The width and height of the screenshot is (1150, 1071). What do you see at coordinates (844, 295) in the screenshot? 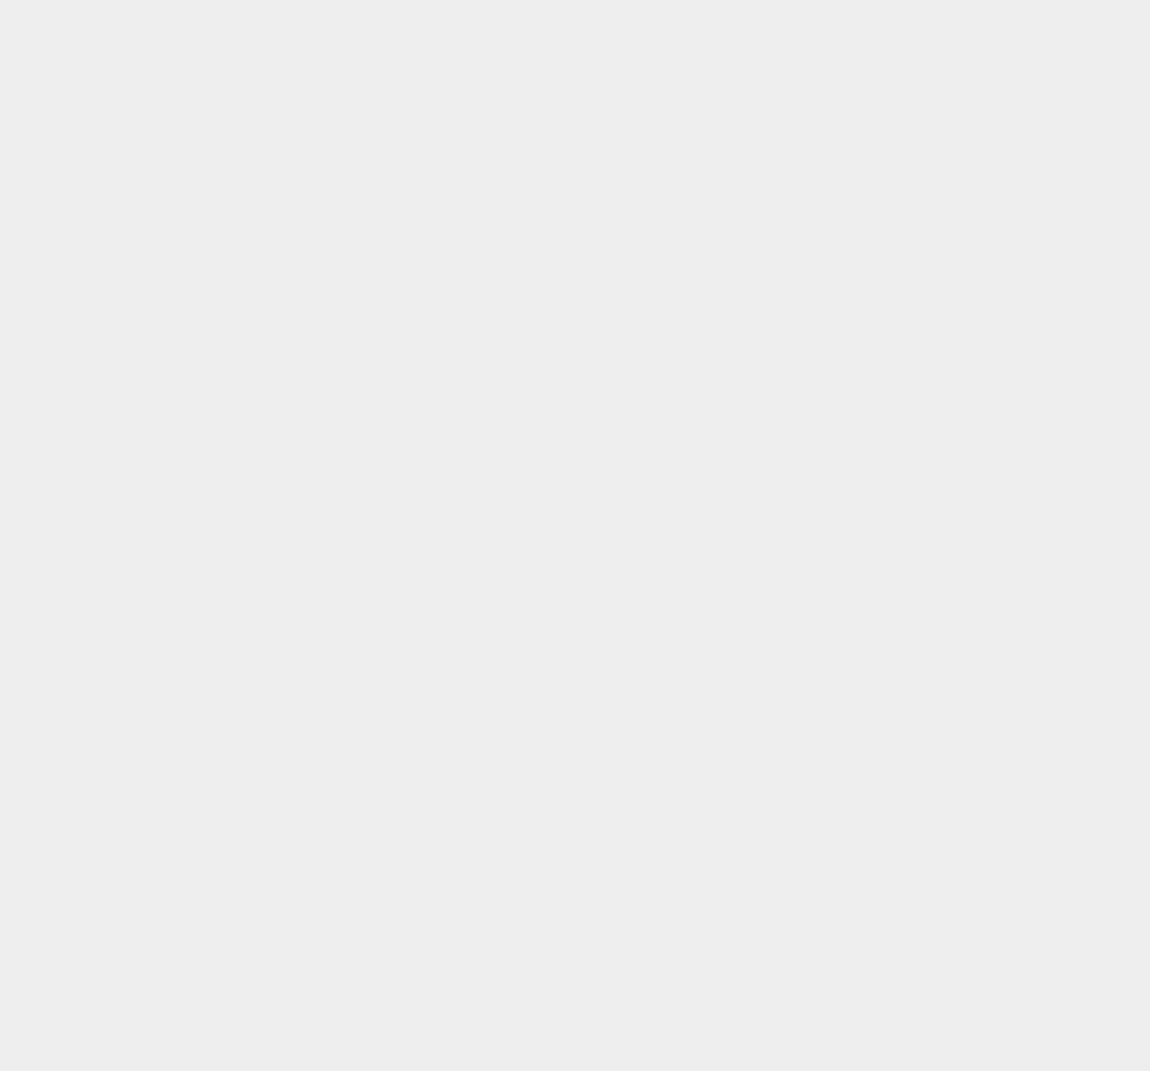
I see `'Firefox OS'` at bounding box center [844, 295].